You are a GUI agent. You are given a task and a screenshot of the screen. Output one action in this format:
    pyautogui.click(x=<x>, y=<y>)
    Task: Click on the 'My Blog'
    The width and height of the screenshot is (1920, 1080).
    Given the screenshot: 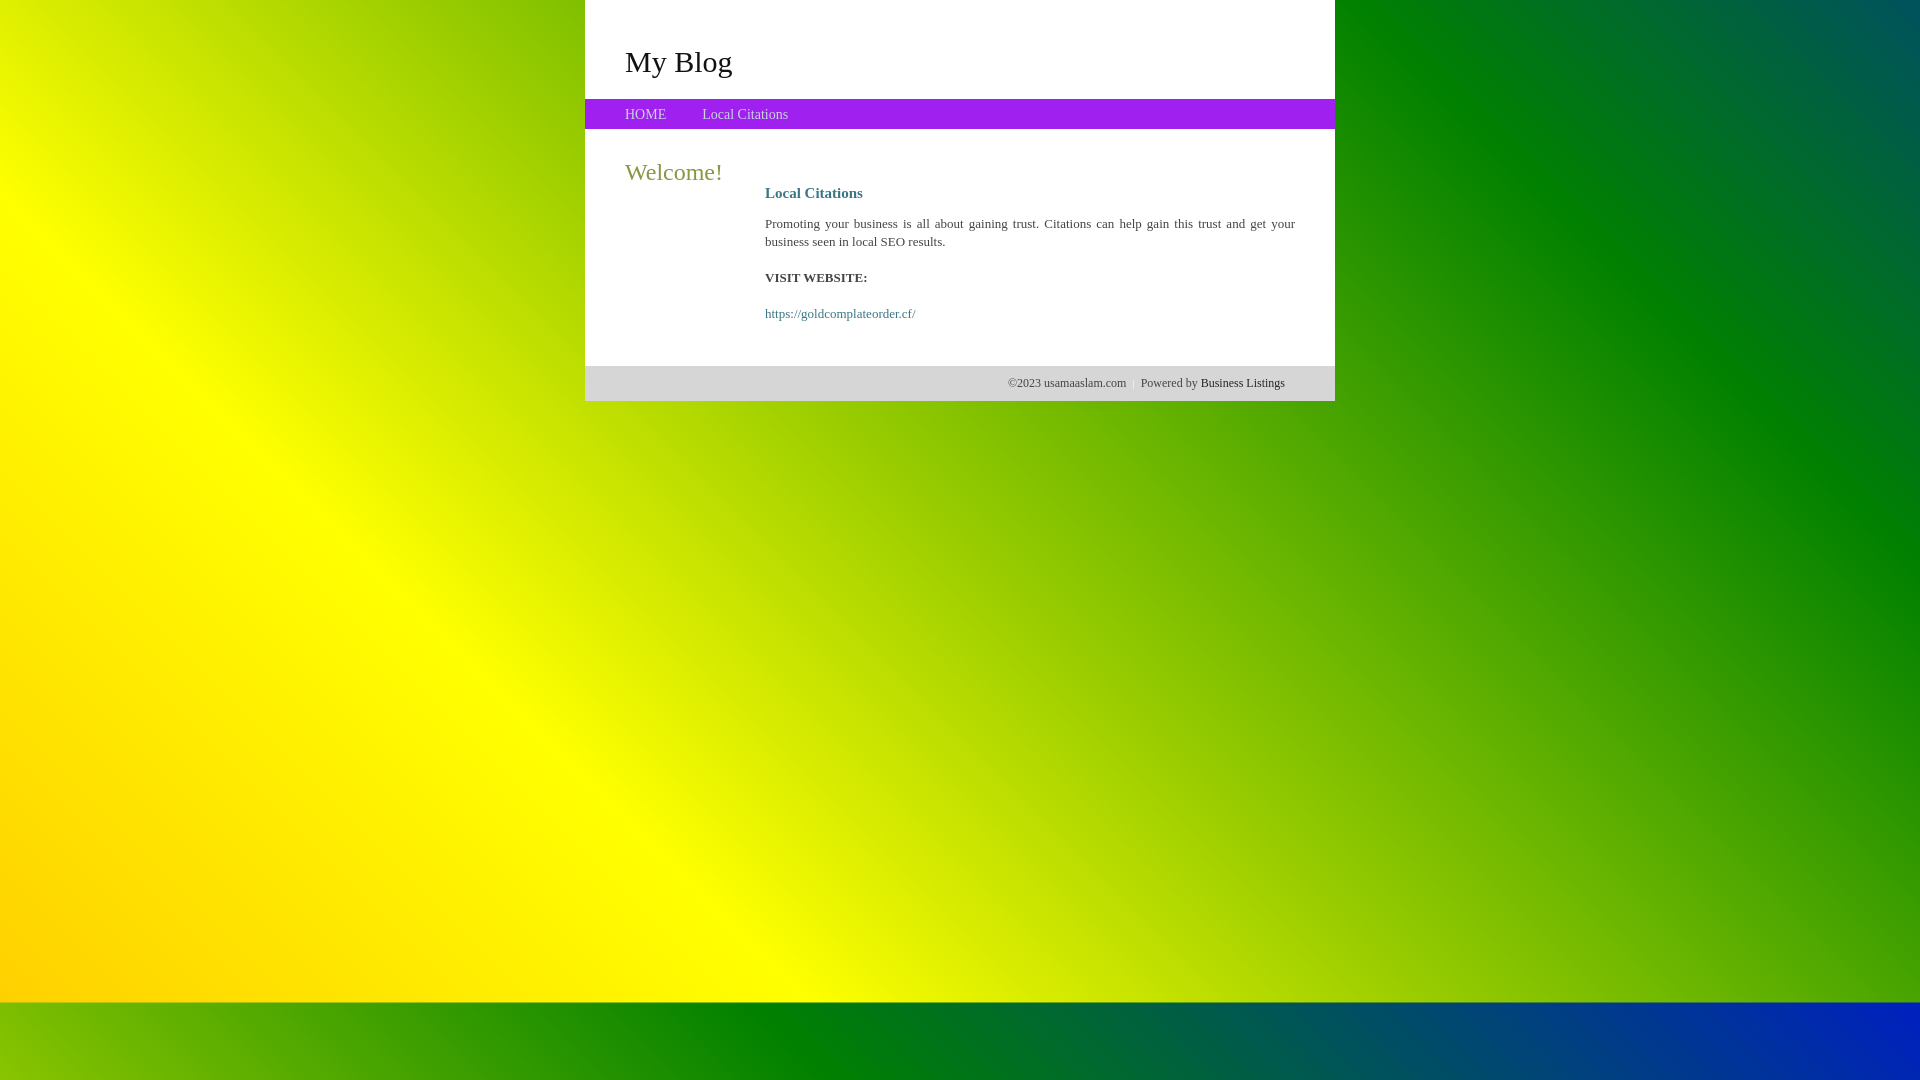 What is the action you would take?
    pyautogui.click(x=678, y=60)
    